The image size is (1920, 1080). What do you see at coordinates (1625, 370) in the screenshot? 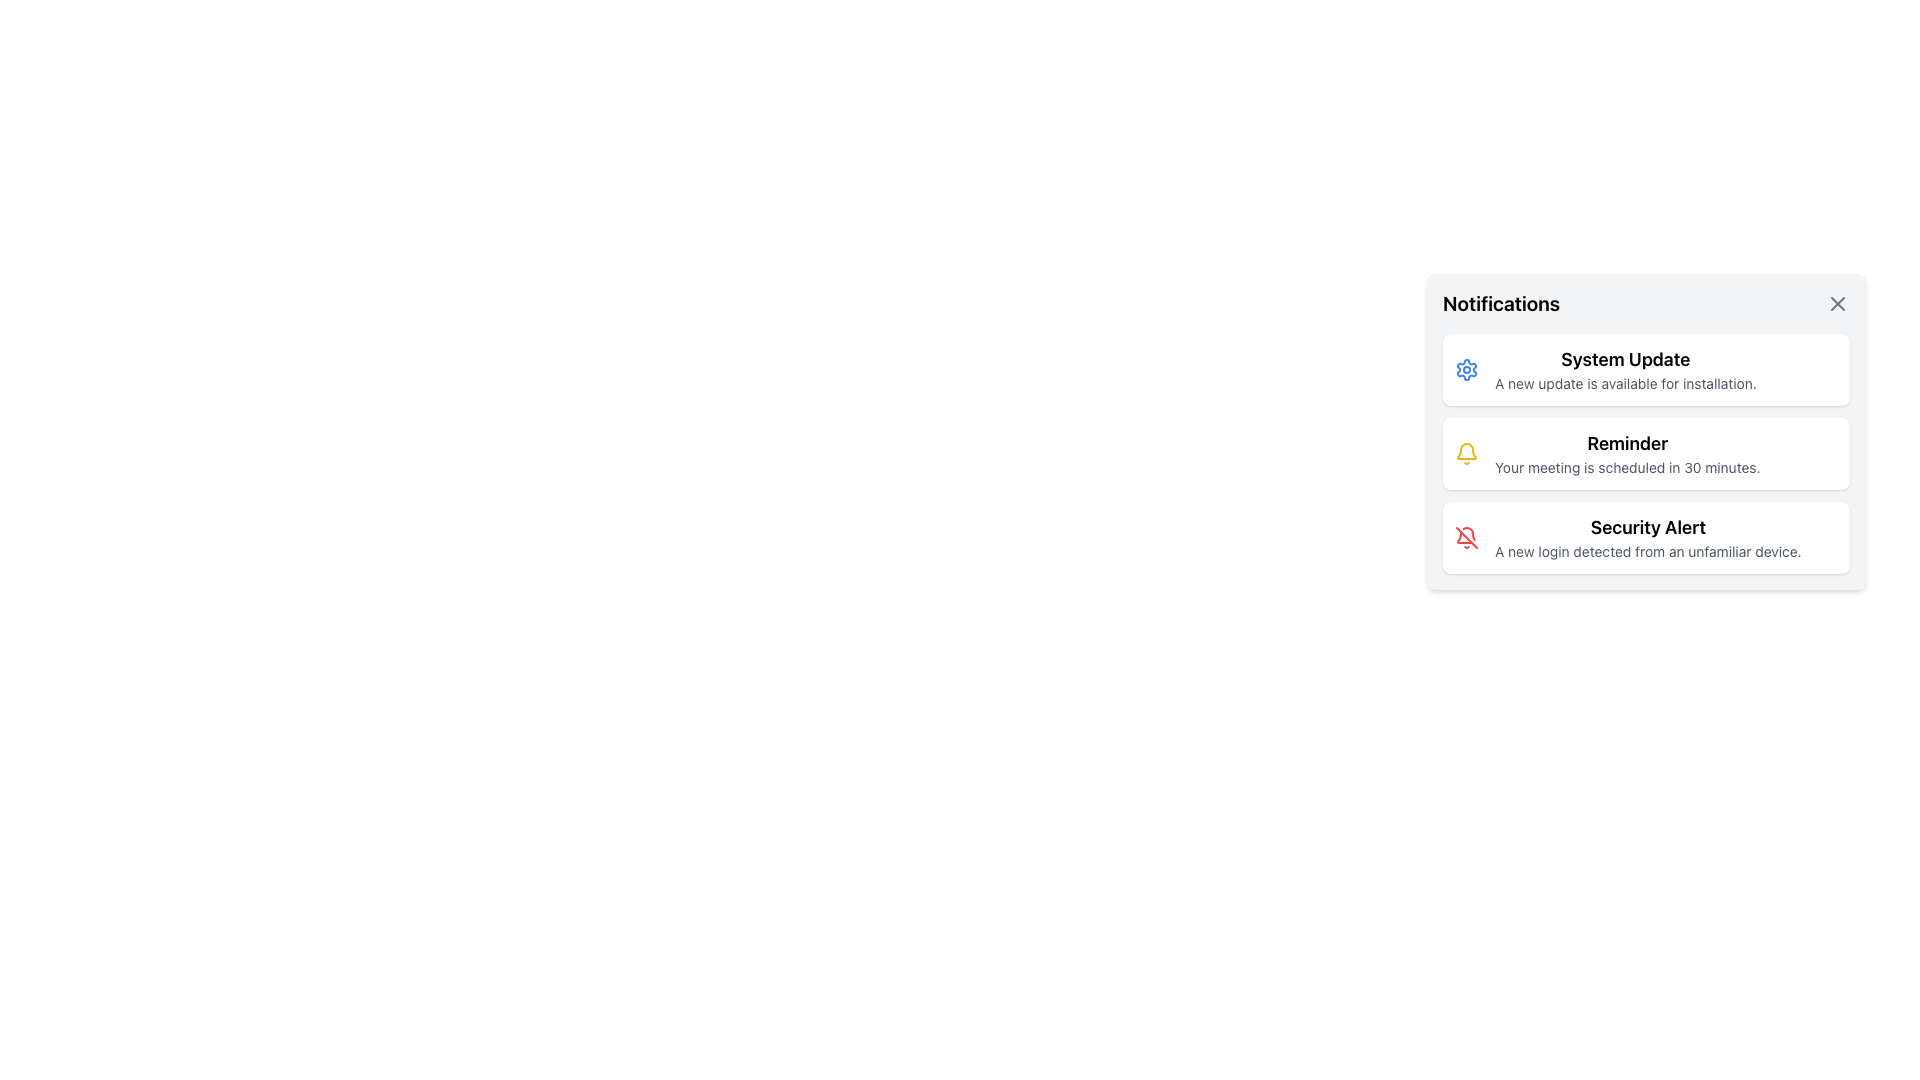
I see `the 'System Update' notification text label, which consists of the title 'System Update' in bold and large font, and the description 'A new update is available for installation.' in smaller gray font, located in the upper section of the notifications panel` at bounding box center [1625, 370].